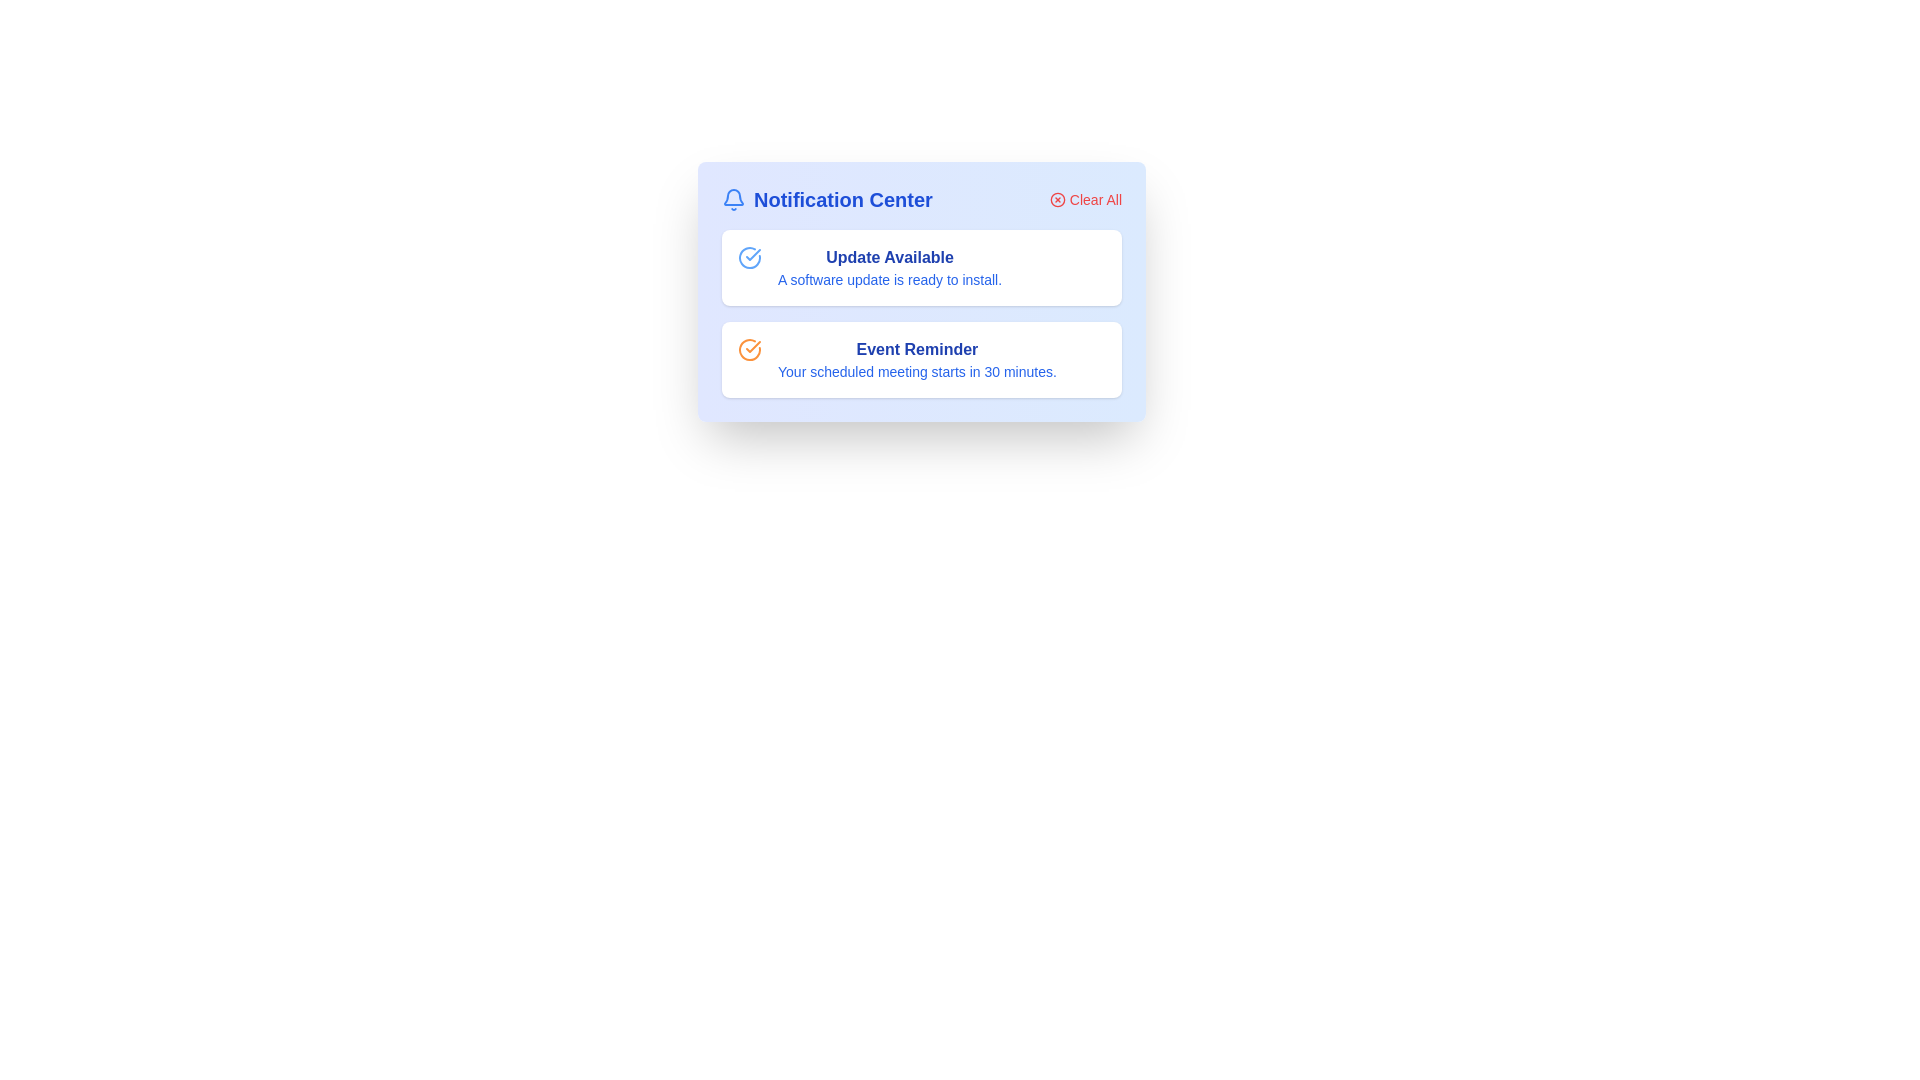 This screenshot has height=1080, width=1920. I want to click on user notification message styled in blue that states 'A software update is ready to install.' This message is positioned below the bold header 'Update Available', so click(889, 280).